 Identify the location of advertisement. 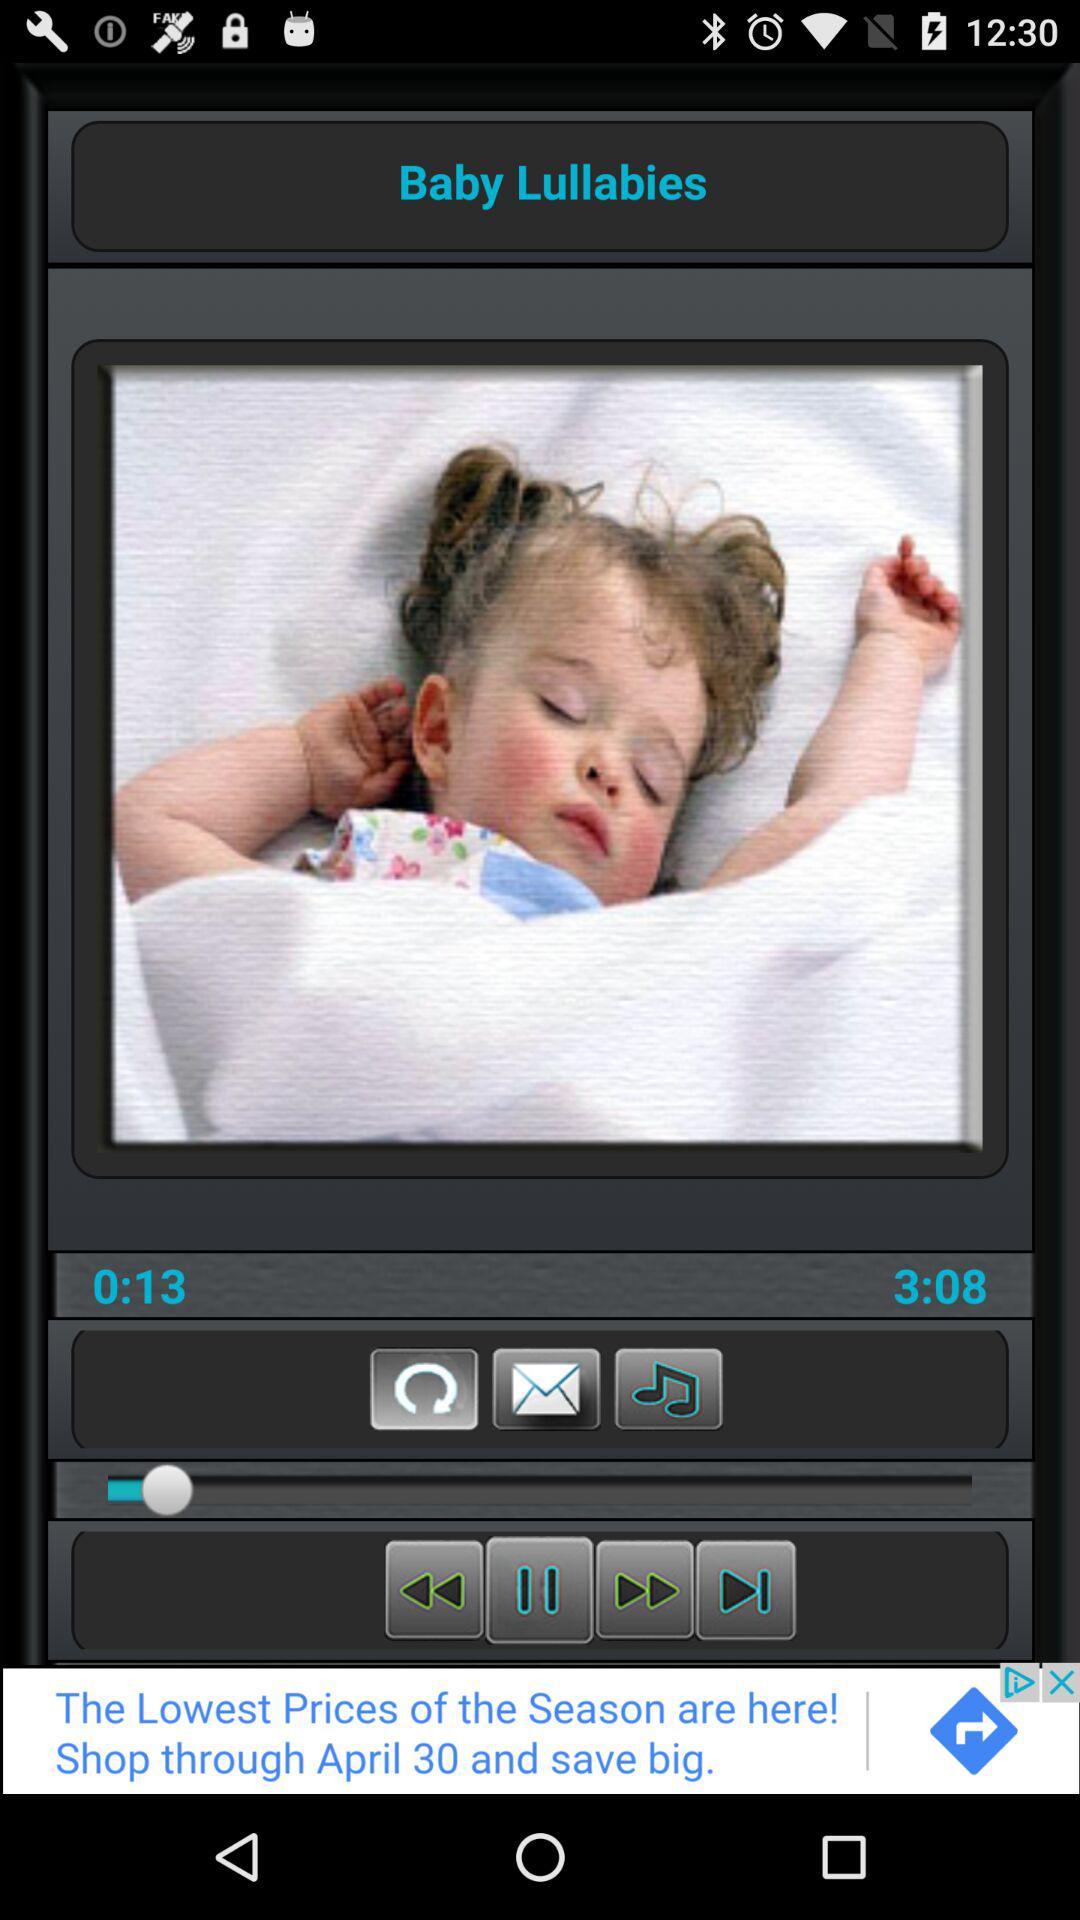
(540, 1727).